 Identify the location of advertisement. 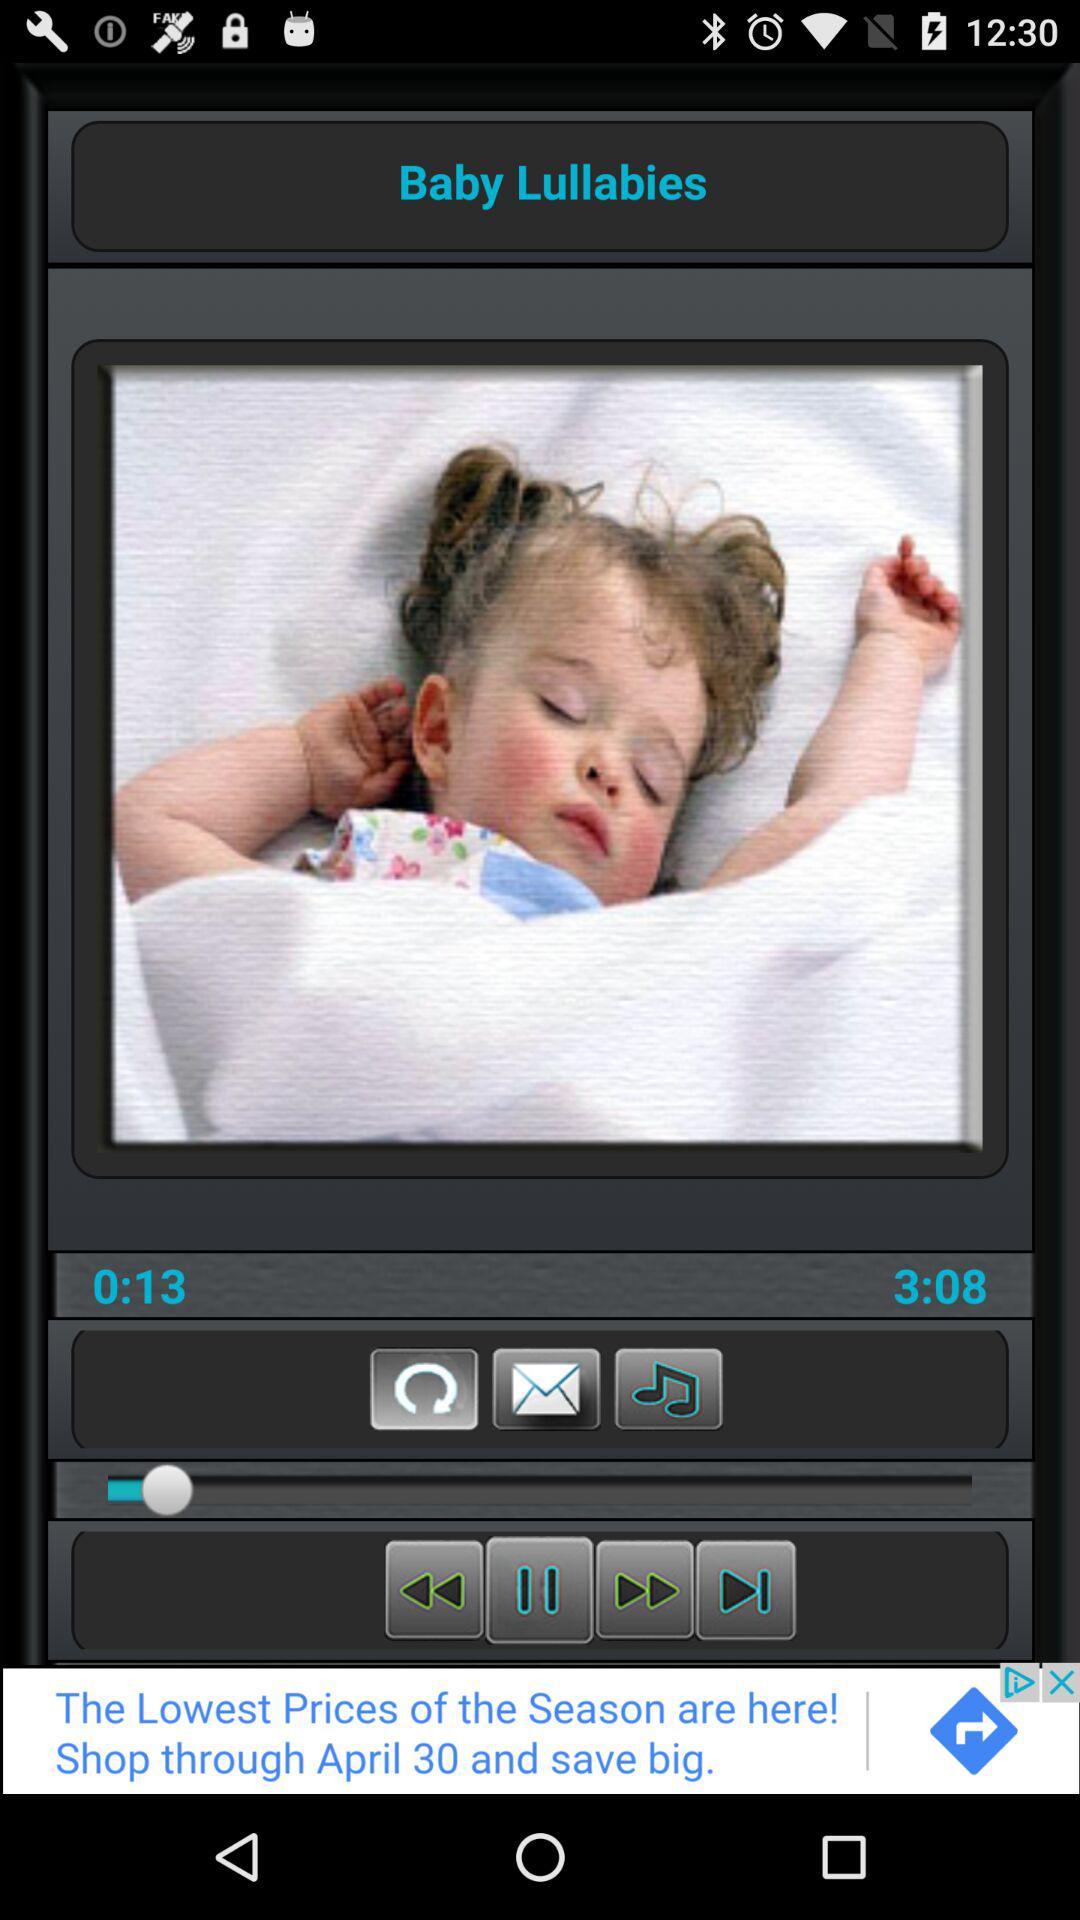
(540, 1727).